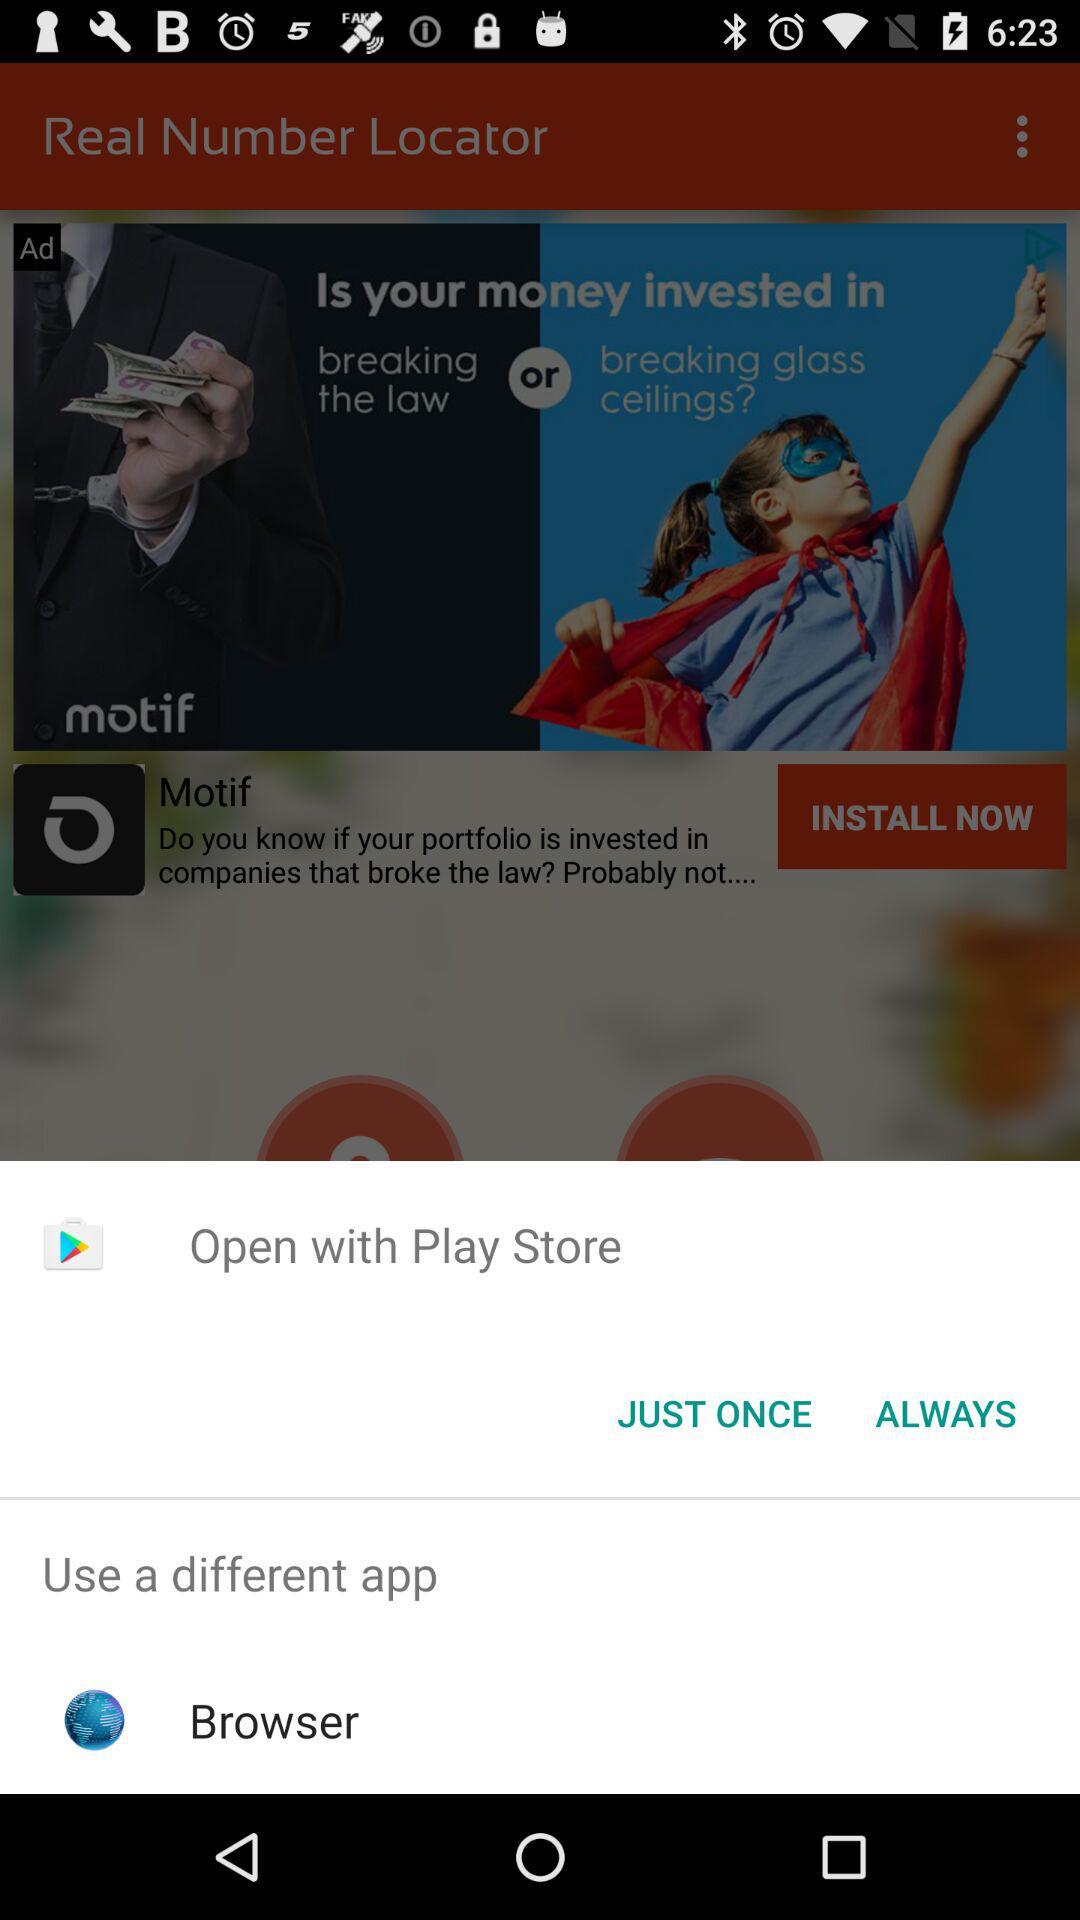 The image size is (1080, 1920). Describe the element at coordinates (274, 1719) in the screenshot. I see `browser icon` at that location.